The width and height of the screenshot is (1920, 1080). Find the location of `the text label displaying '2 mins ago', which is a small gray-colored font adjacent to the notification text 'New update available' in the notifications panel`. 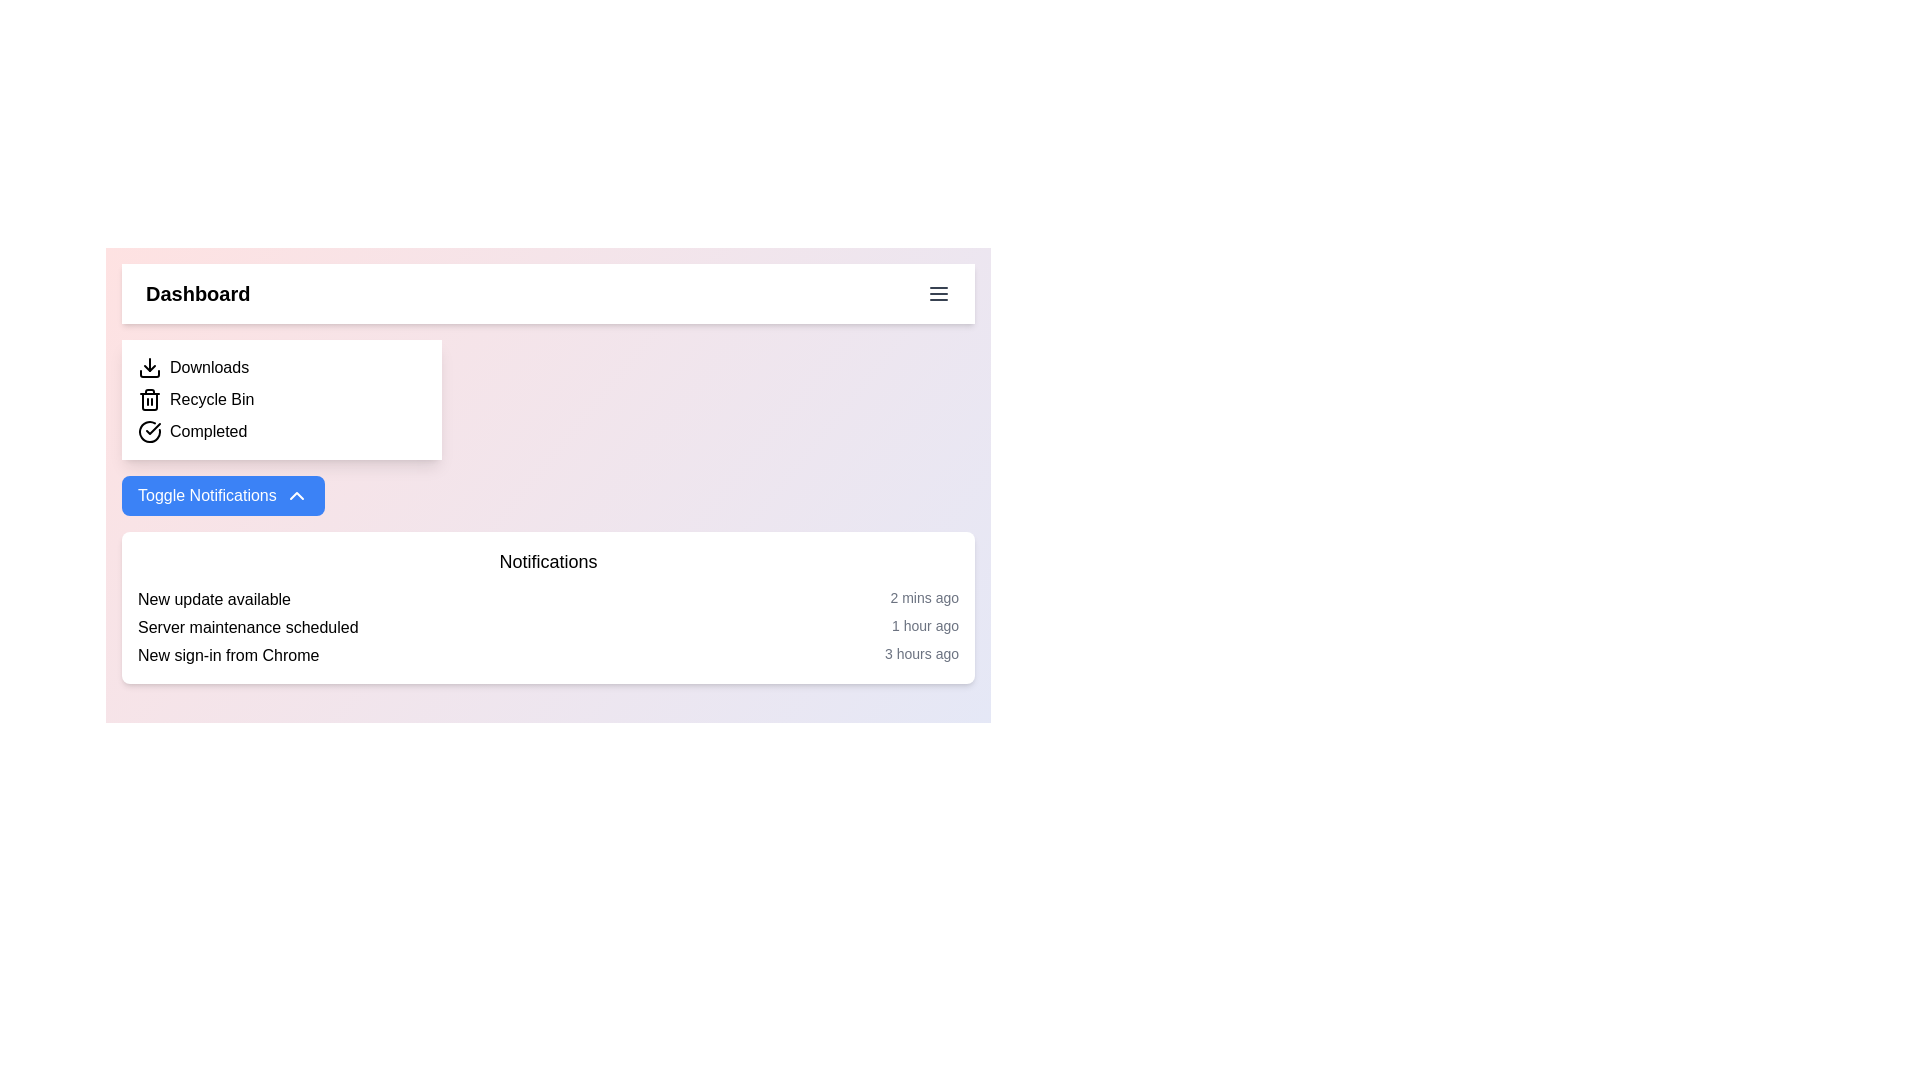

the text label displaying '2 mins ago', which is a small gray-colored font adjacent to the notification text 'New update available' in the notifications panel is located at coordinates (923, 599).